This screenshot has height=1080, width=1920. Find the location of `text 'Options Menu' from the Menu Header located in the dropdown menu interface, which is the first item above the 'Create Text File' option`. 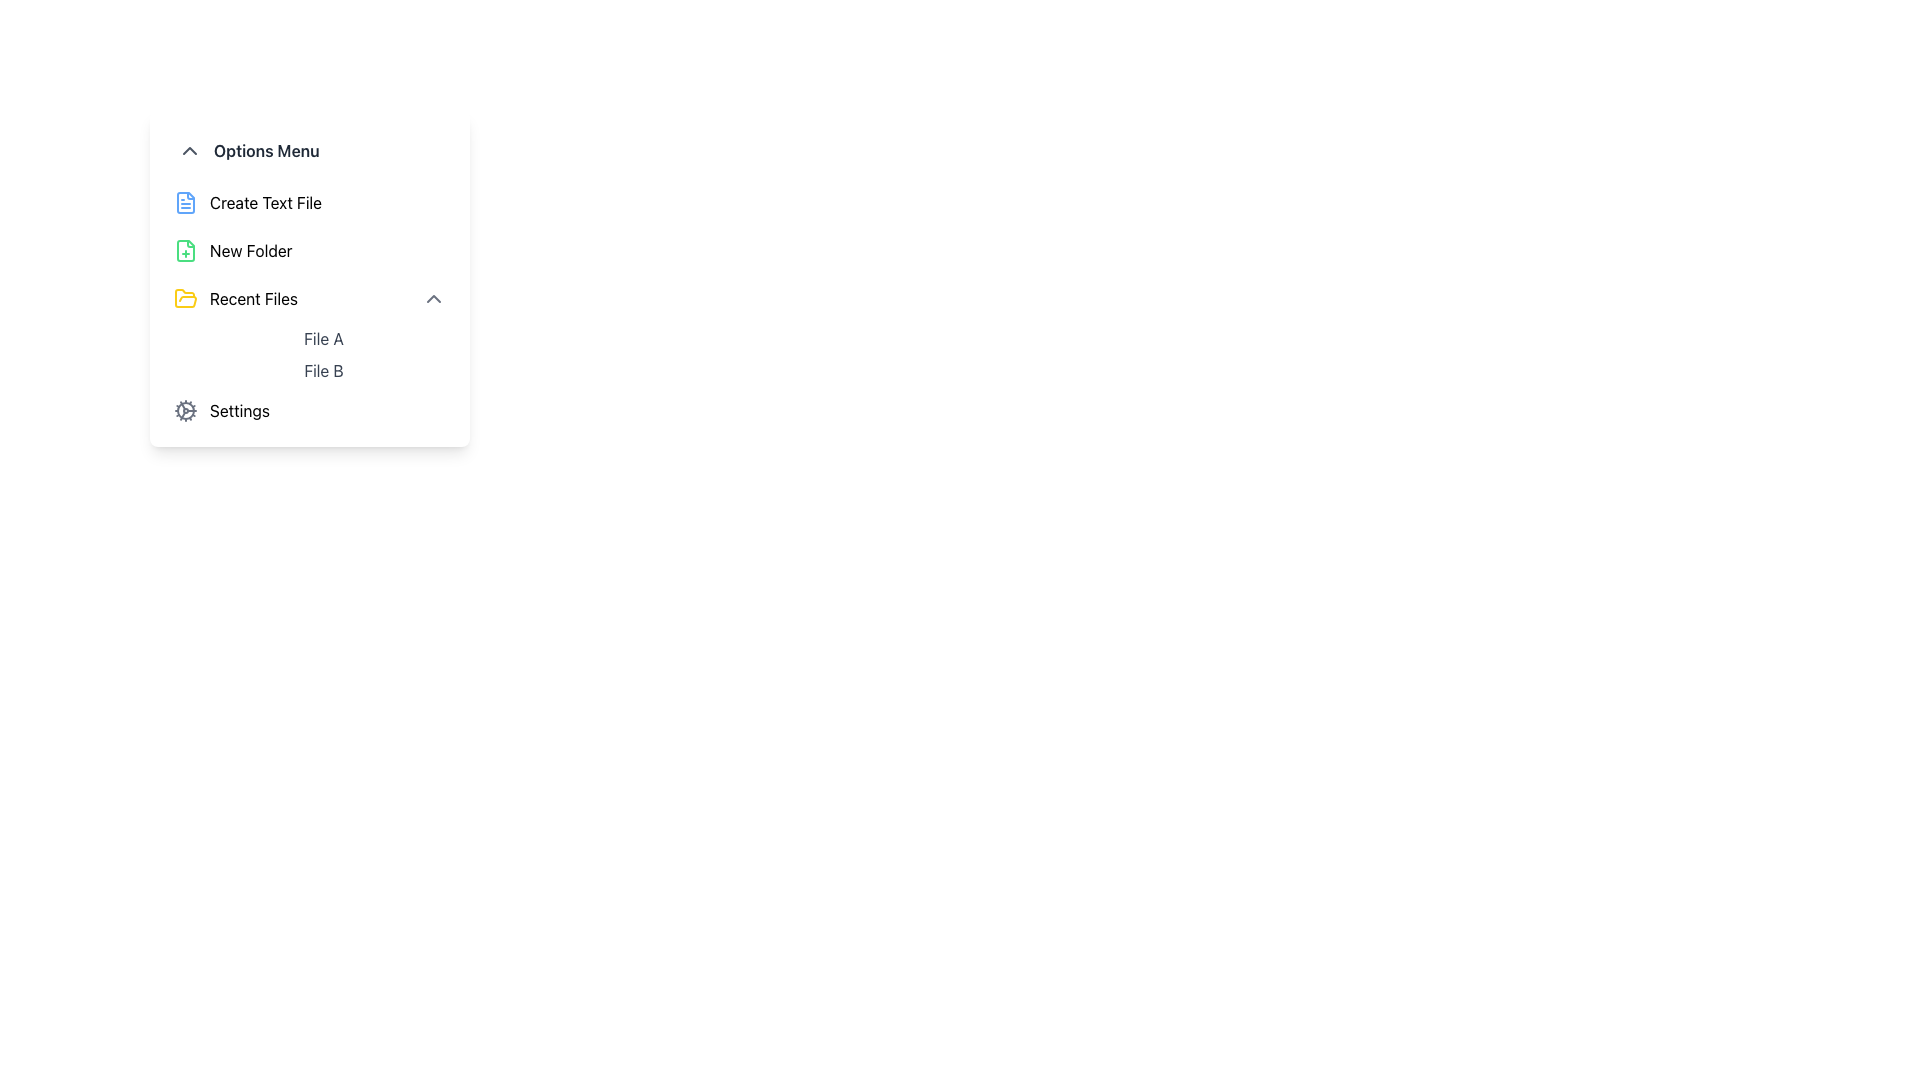

text 'Options Menu' from the Menu Header located in the dropdown menu interface, which is the first item above the 'Create Text File' option is located at coordinates (309, 149).